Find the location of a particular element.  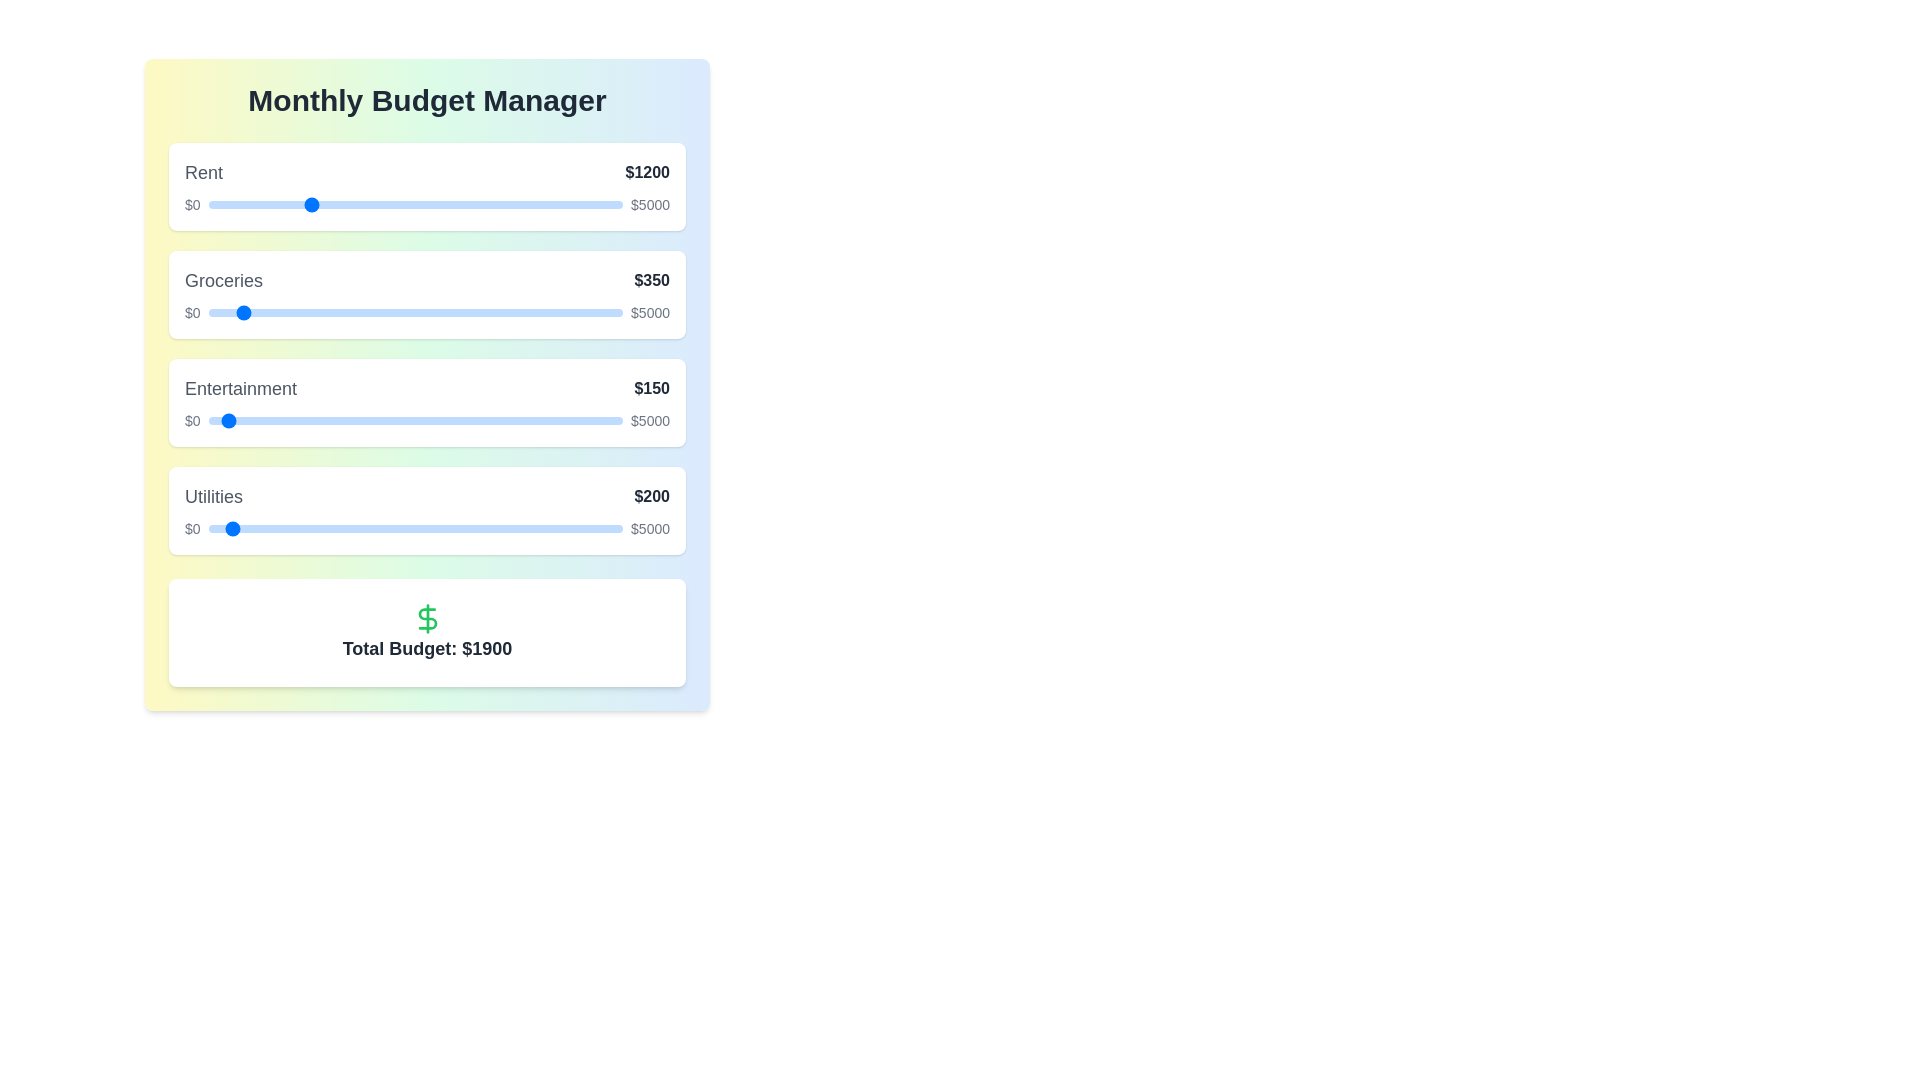

the Entertainment budget is located at coordinates (299, 419).